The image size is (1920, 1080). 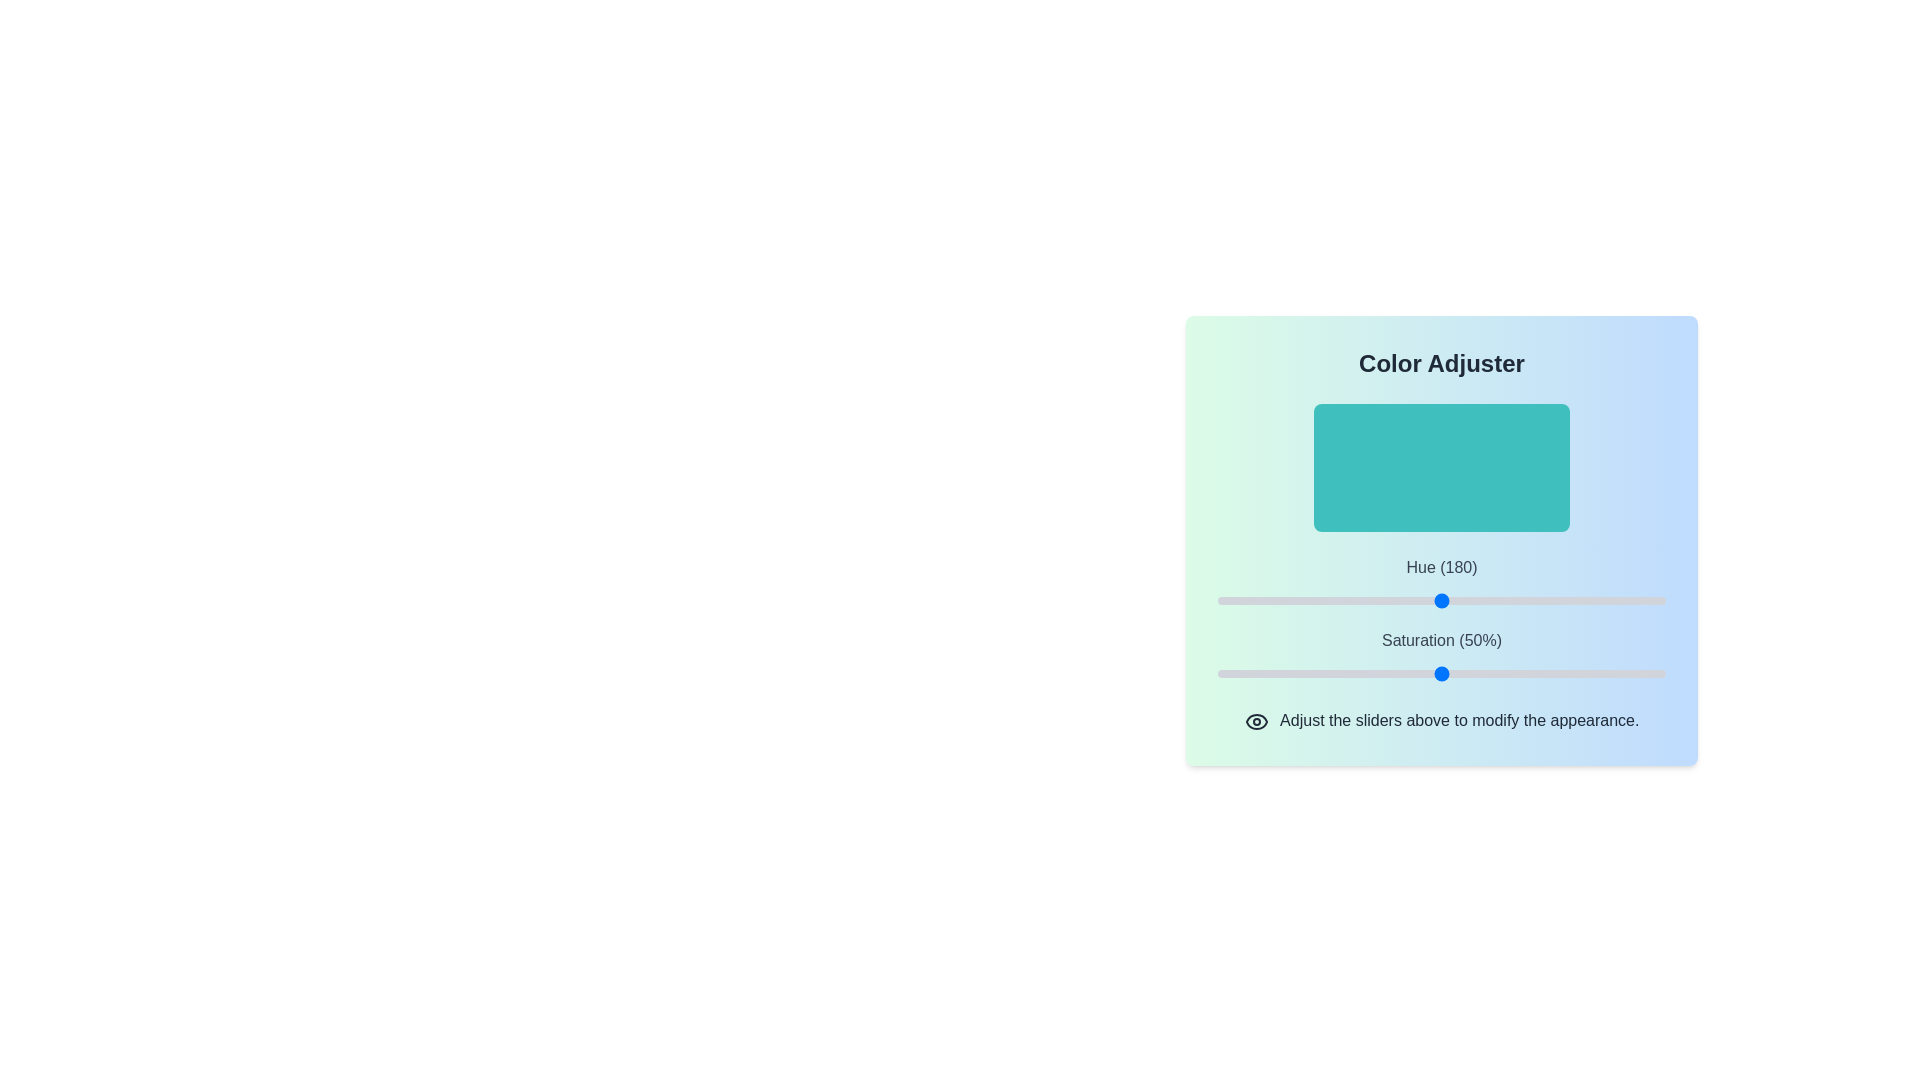 I want to click on the saturation slider to set the saturation to 18%, so click(x=1298, y=674).